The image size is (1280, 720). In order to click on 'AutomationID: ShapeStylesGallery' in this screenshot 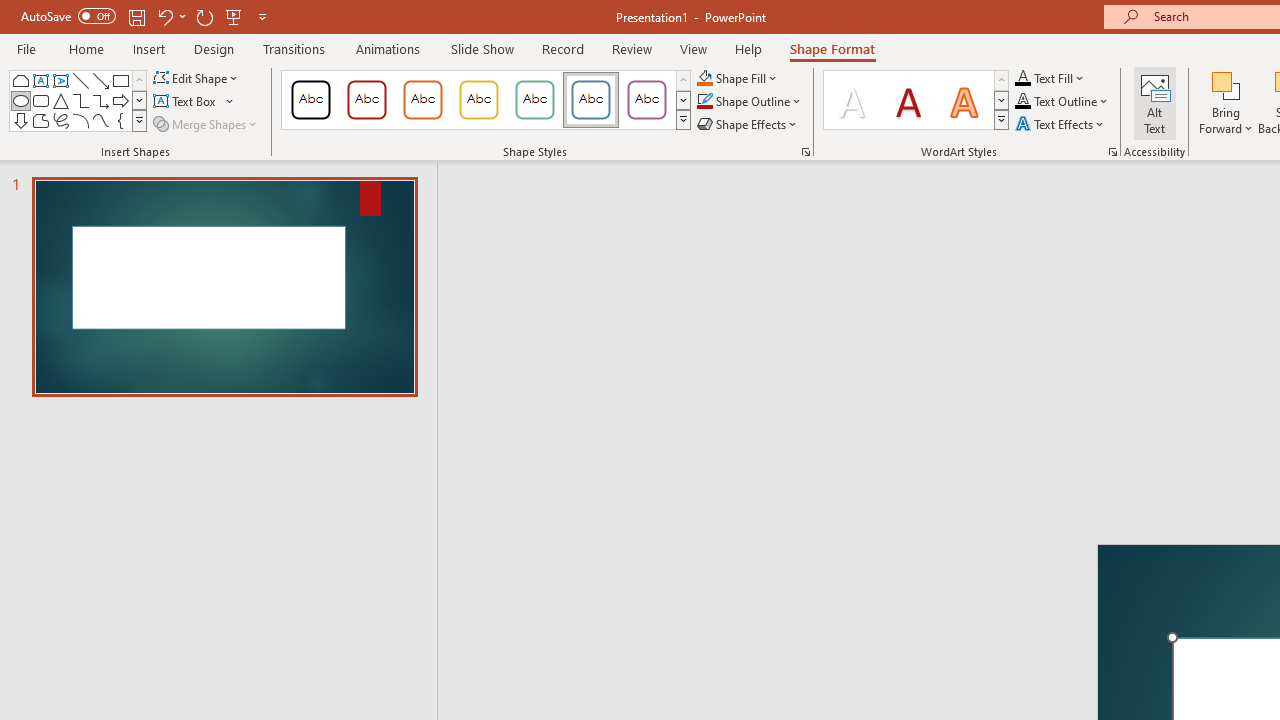, I will do `click(487, 100)`.